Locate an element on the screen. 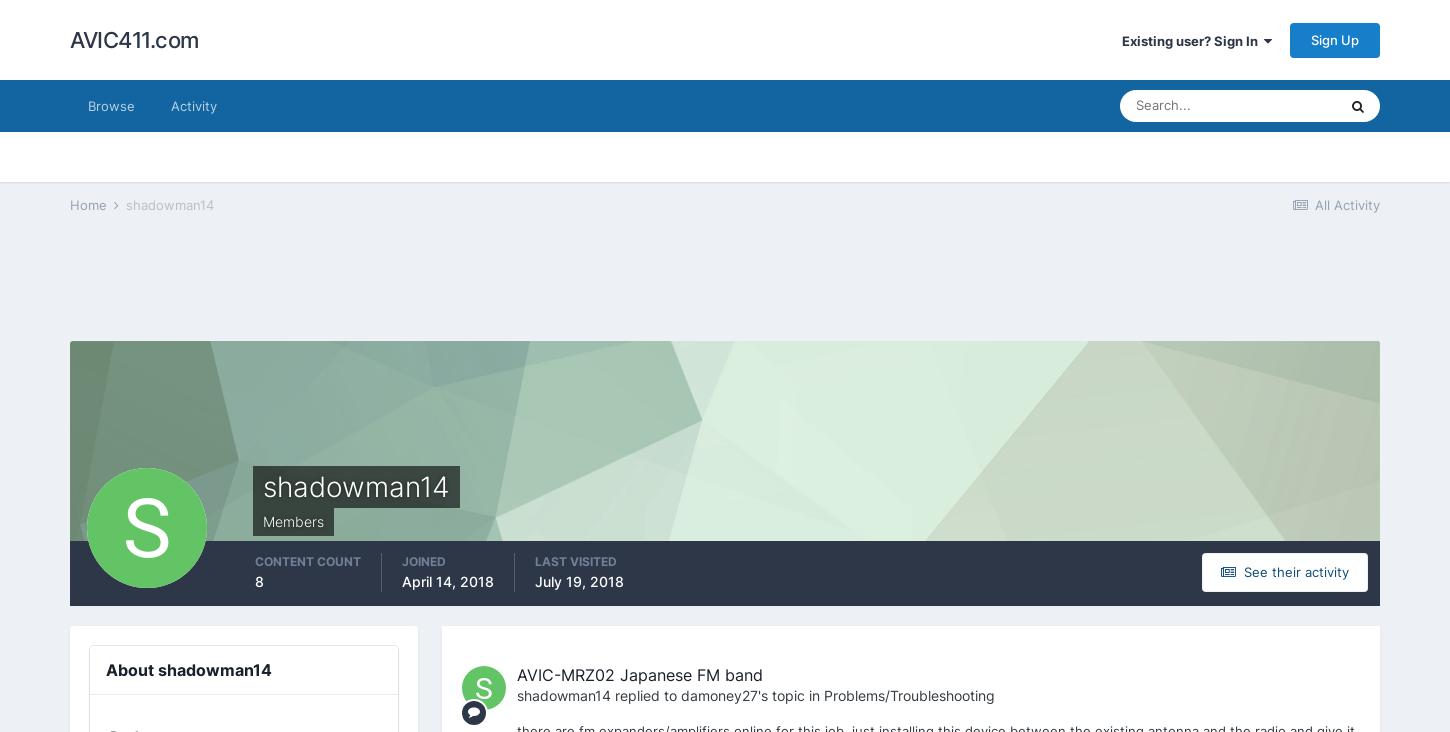 The image size is (1450, 732). 'replied to' is located at coordinates (644, 695).